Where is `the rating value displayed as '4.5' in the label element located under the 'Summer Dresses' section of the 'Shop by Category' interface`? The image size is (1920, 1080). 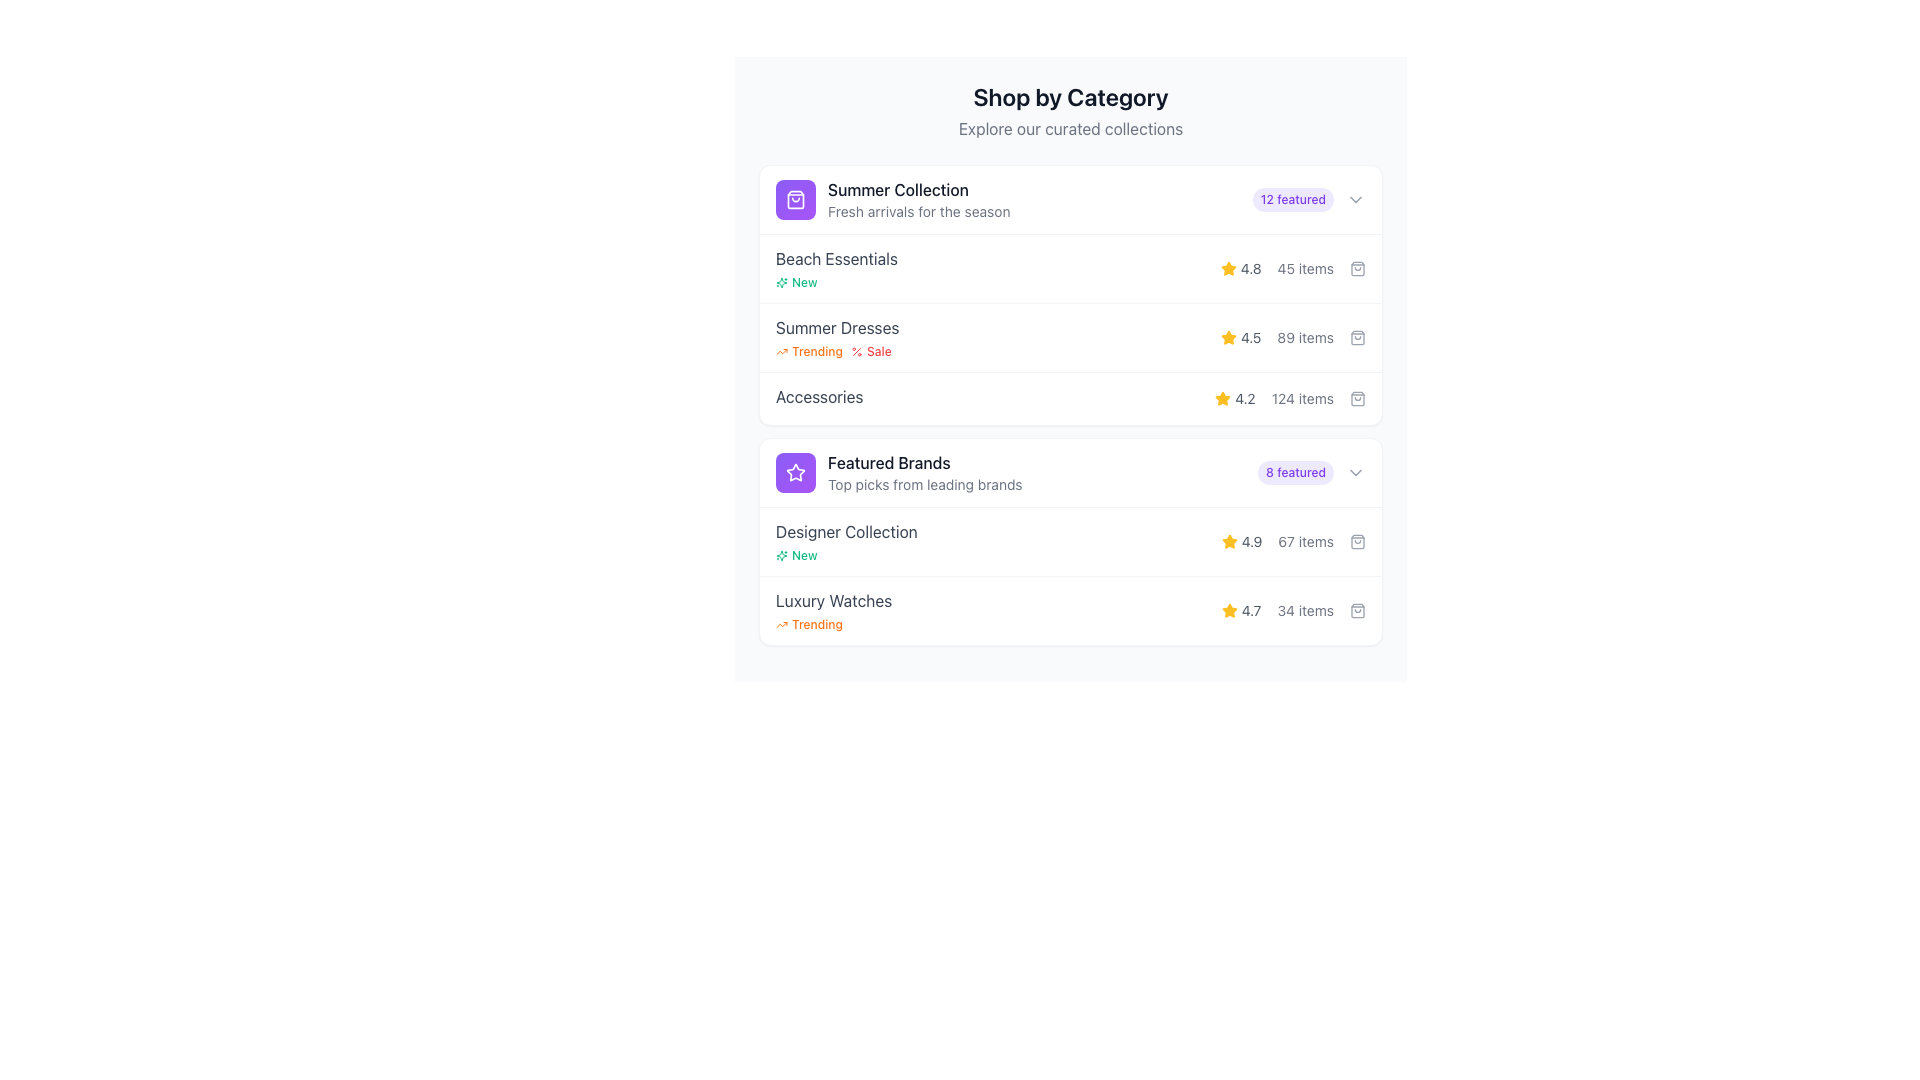 the rating value displayed as '4.5' in the label element located under the 'Summer Dresses' section of the 'Shop by Category' interface is located at coordinates (1240, 337).